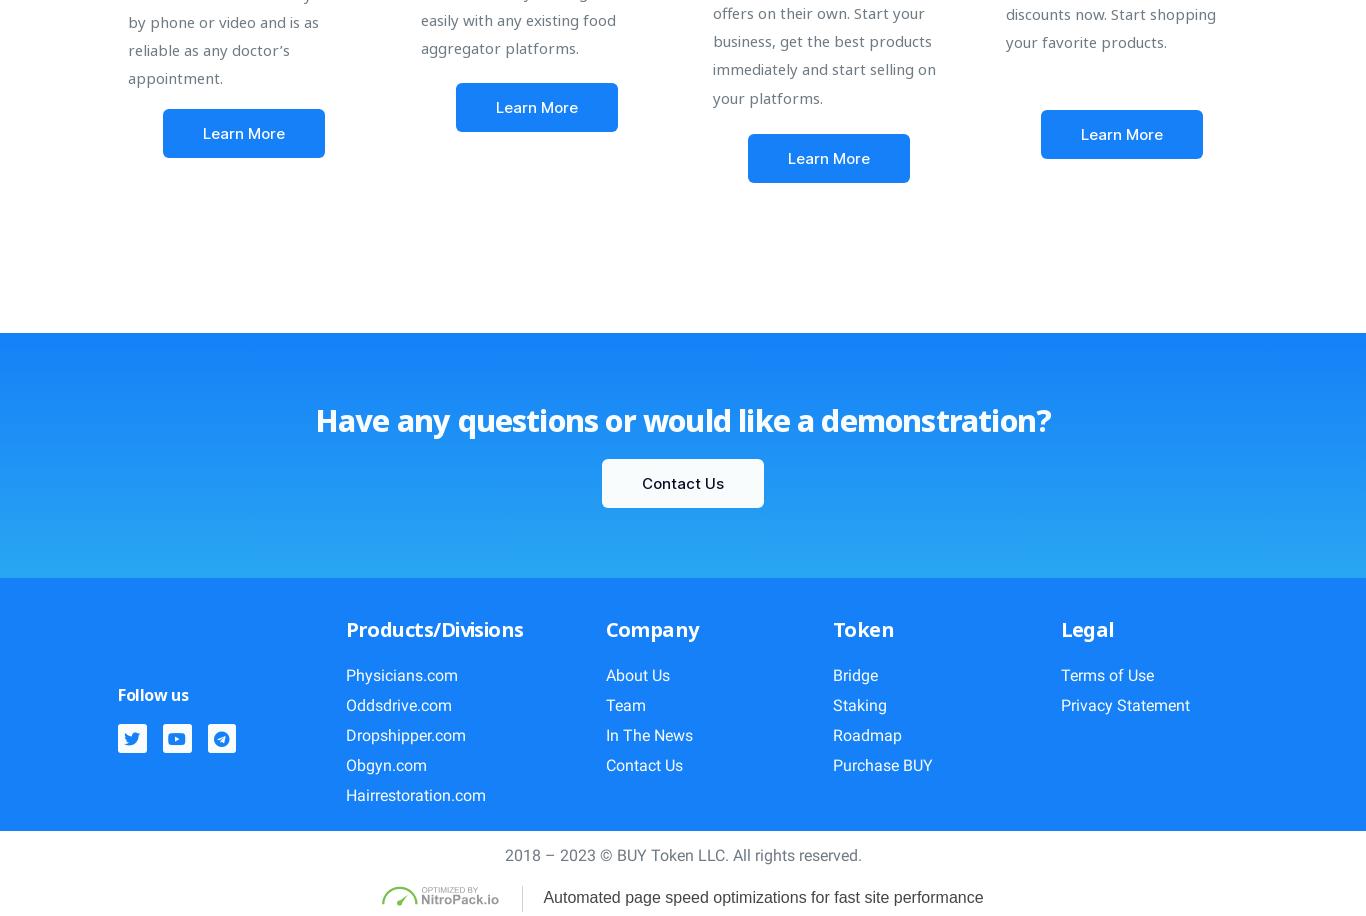  What do you see at coordinates (413, 794) in the screenshot?
I see `'Hairrestoration.com'` at bounding box center [413, 794].